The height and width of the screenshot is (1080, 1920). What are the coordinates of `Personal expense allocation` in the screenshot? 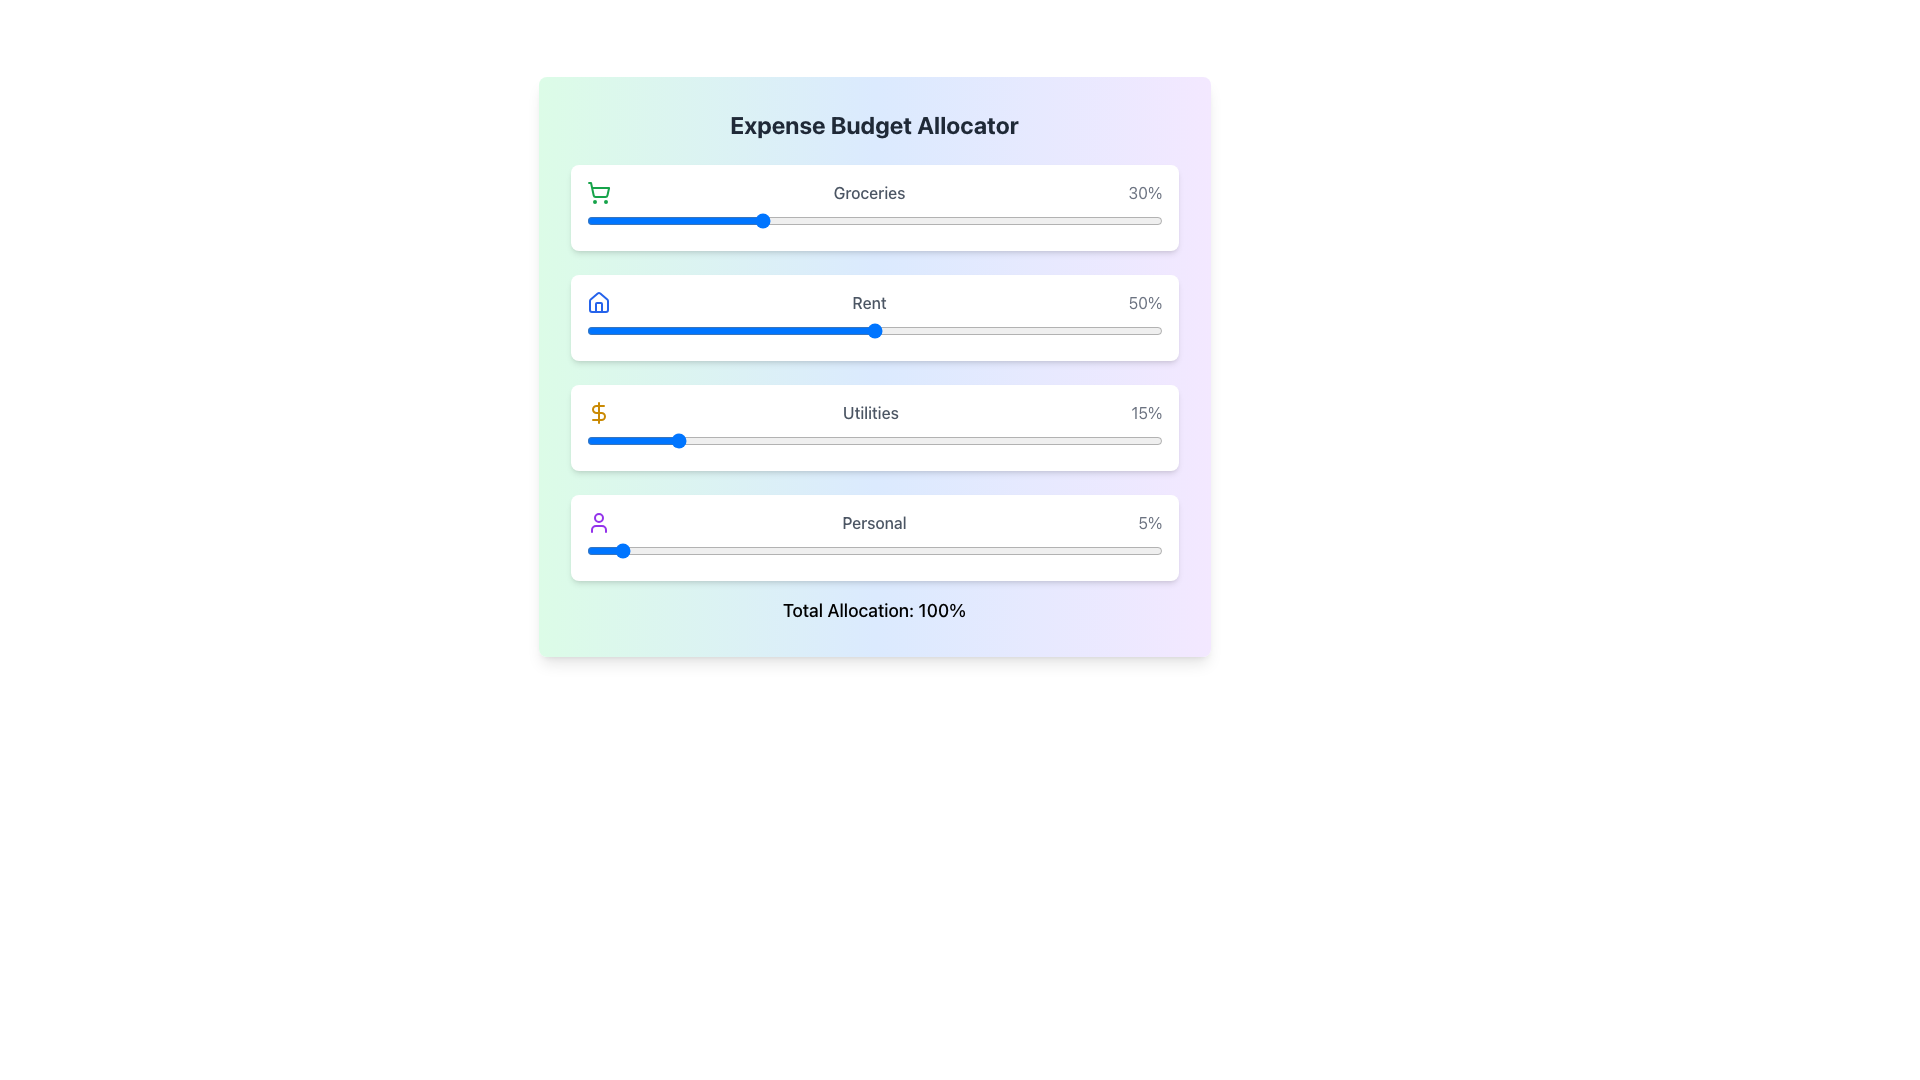 It's located at (1128, 551).